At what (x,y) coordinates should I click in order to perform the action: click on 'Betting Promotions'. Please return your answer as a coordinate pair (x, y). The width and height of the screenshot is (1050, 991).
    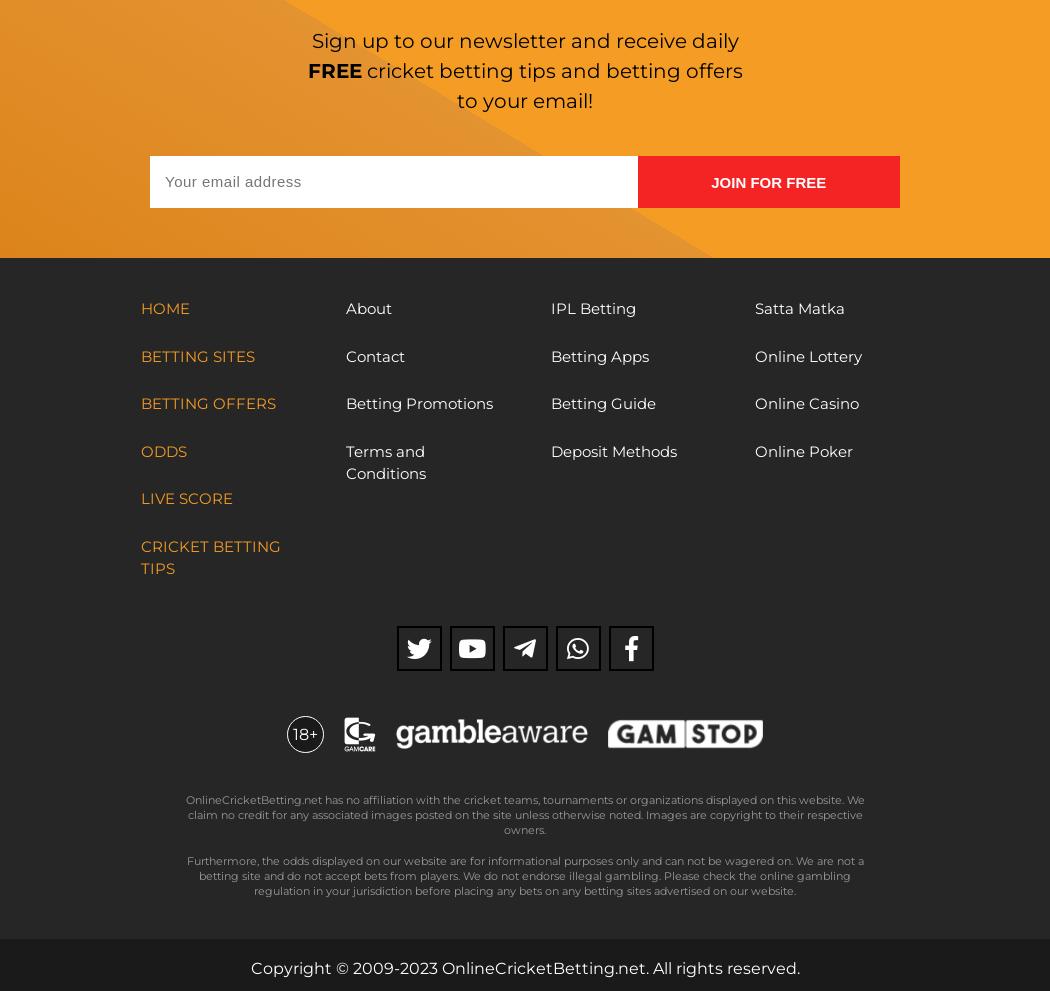
    Looking at the image, I should click on (417, 402).